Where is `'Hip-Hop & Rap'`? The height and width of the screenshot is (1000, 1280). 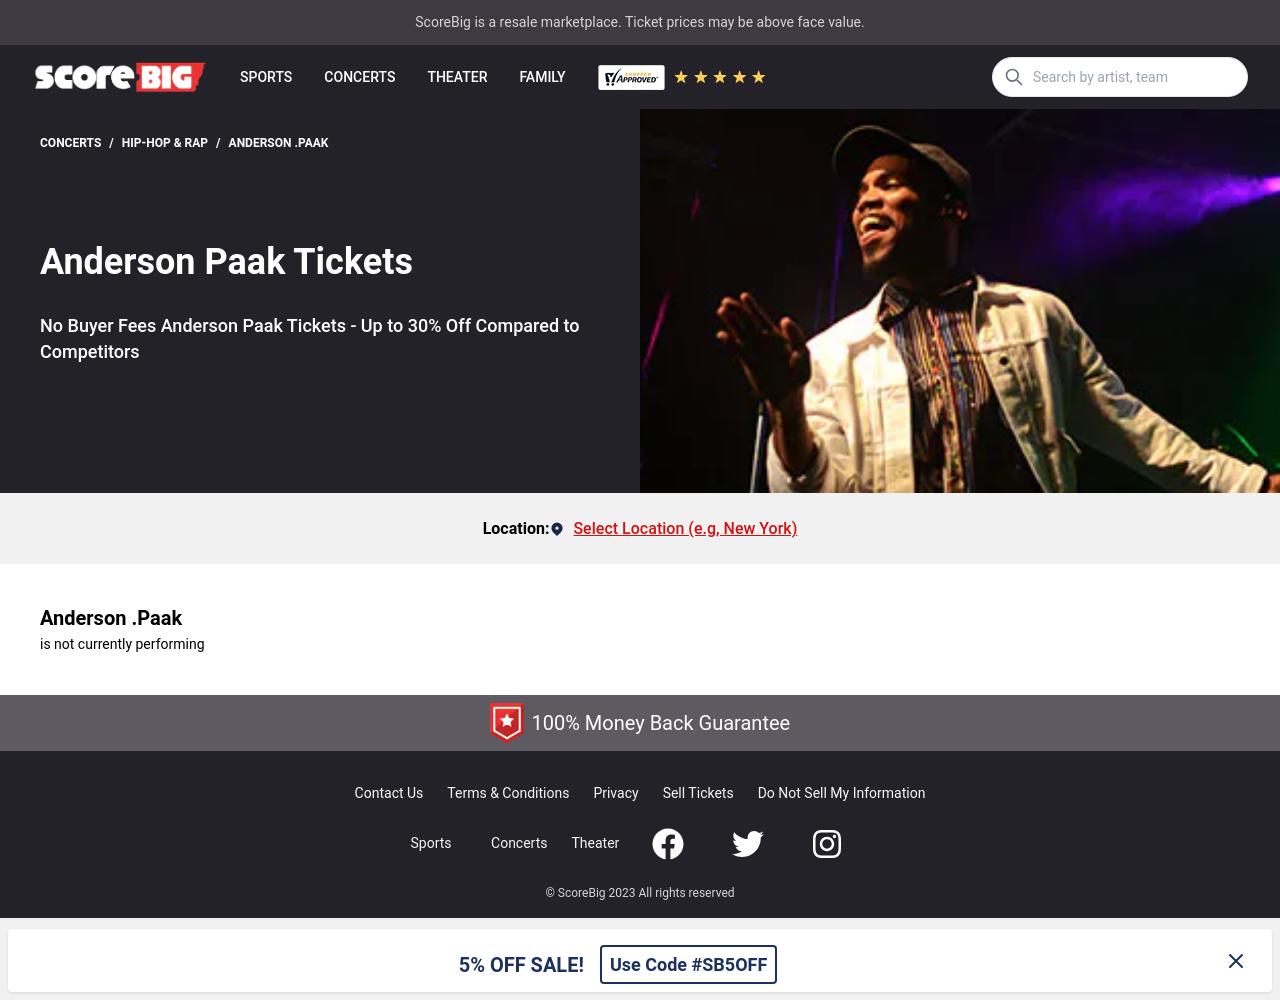 'Hip-Hop & Rap' is located at coordinates (164, 143).